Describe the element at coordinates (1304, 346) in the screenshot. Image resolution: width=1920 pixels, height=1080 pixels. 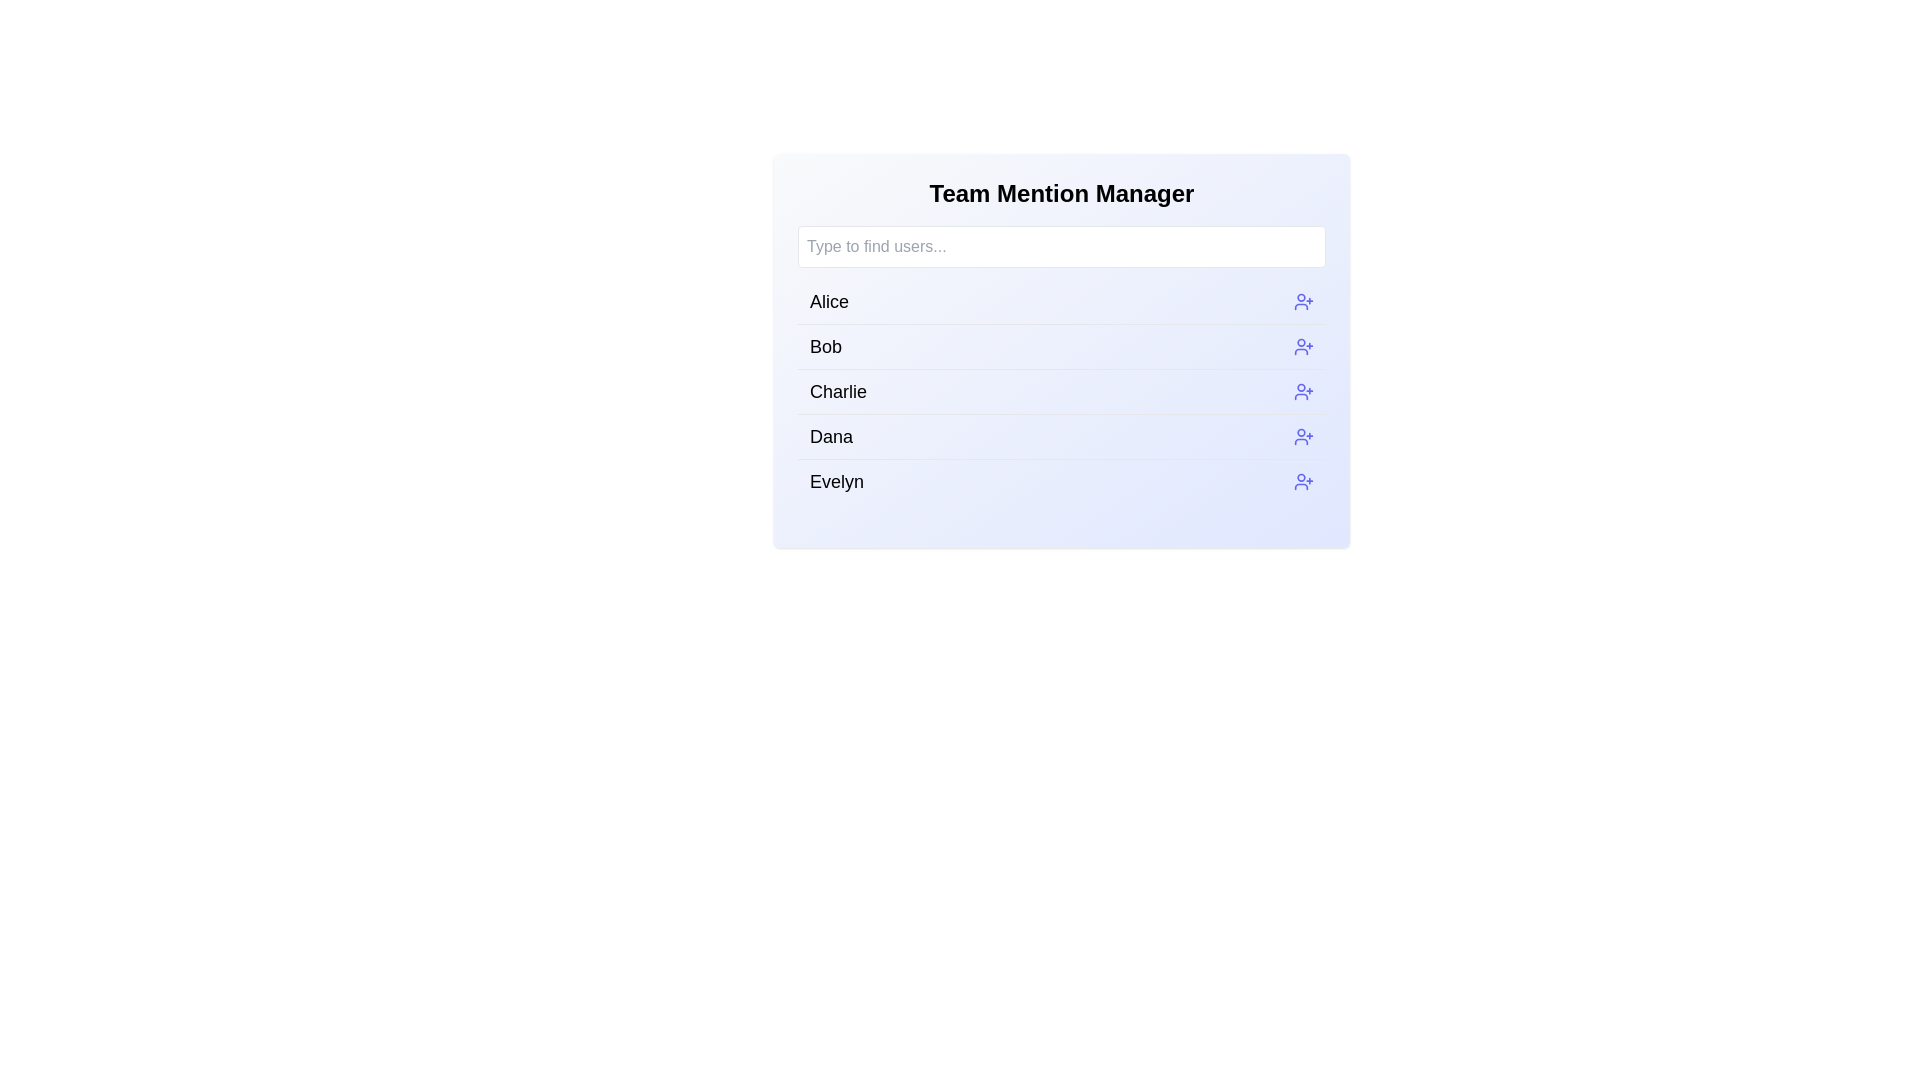
I see `the icon button, which is an indigo circular icon of a person with a '+' symbol beside it, located immediately to the right of the text 'Bob' in the 'Team Mention Manager' section` at that location.